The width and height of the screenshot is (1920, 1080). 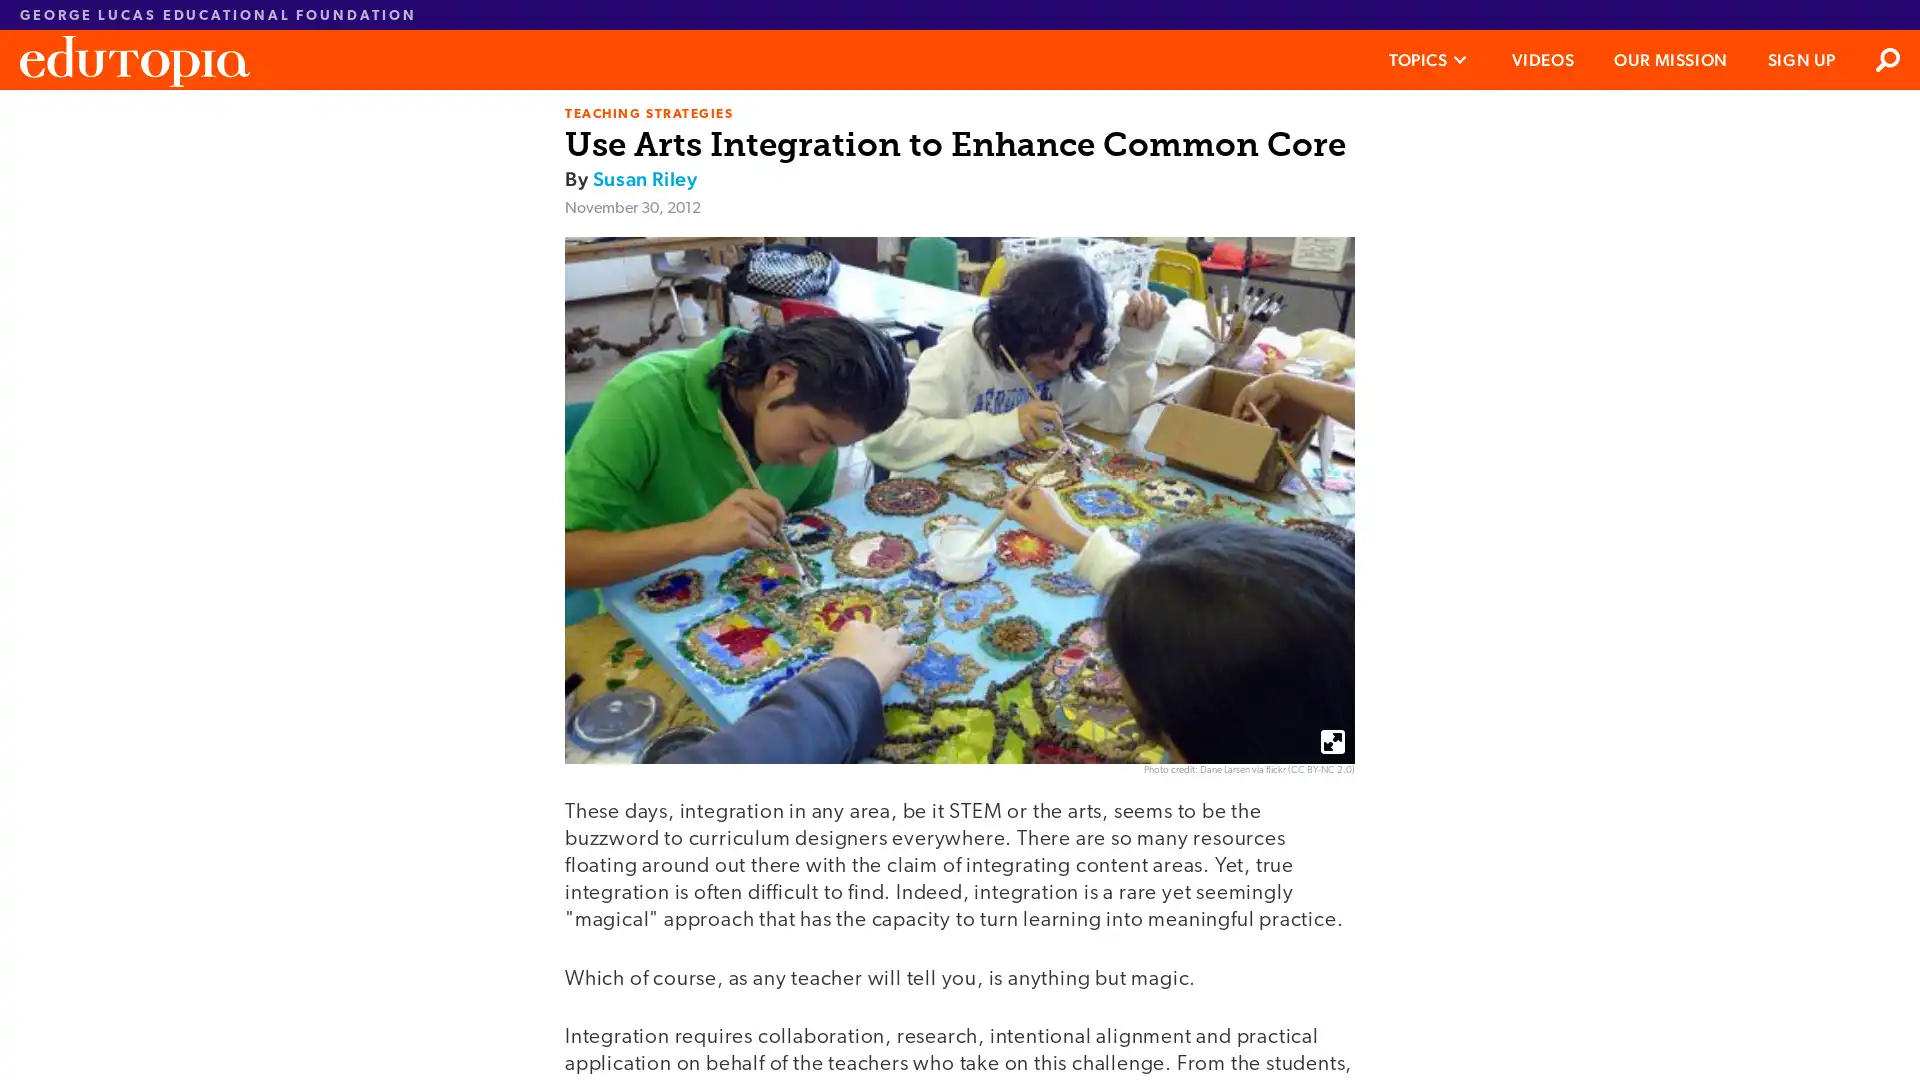 What do you see at coordinates (1428, 59) in the screenshot?
I see `TOPICS` at bounding box center [1428, 59].